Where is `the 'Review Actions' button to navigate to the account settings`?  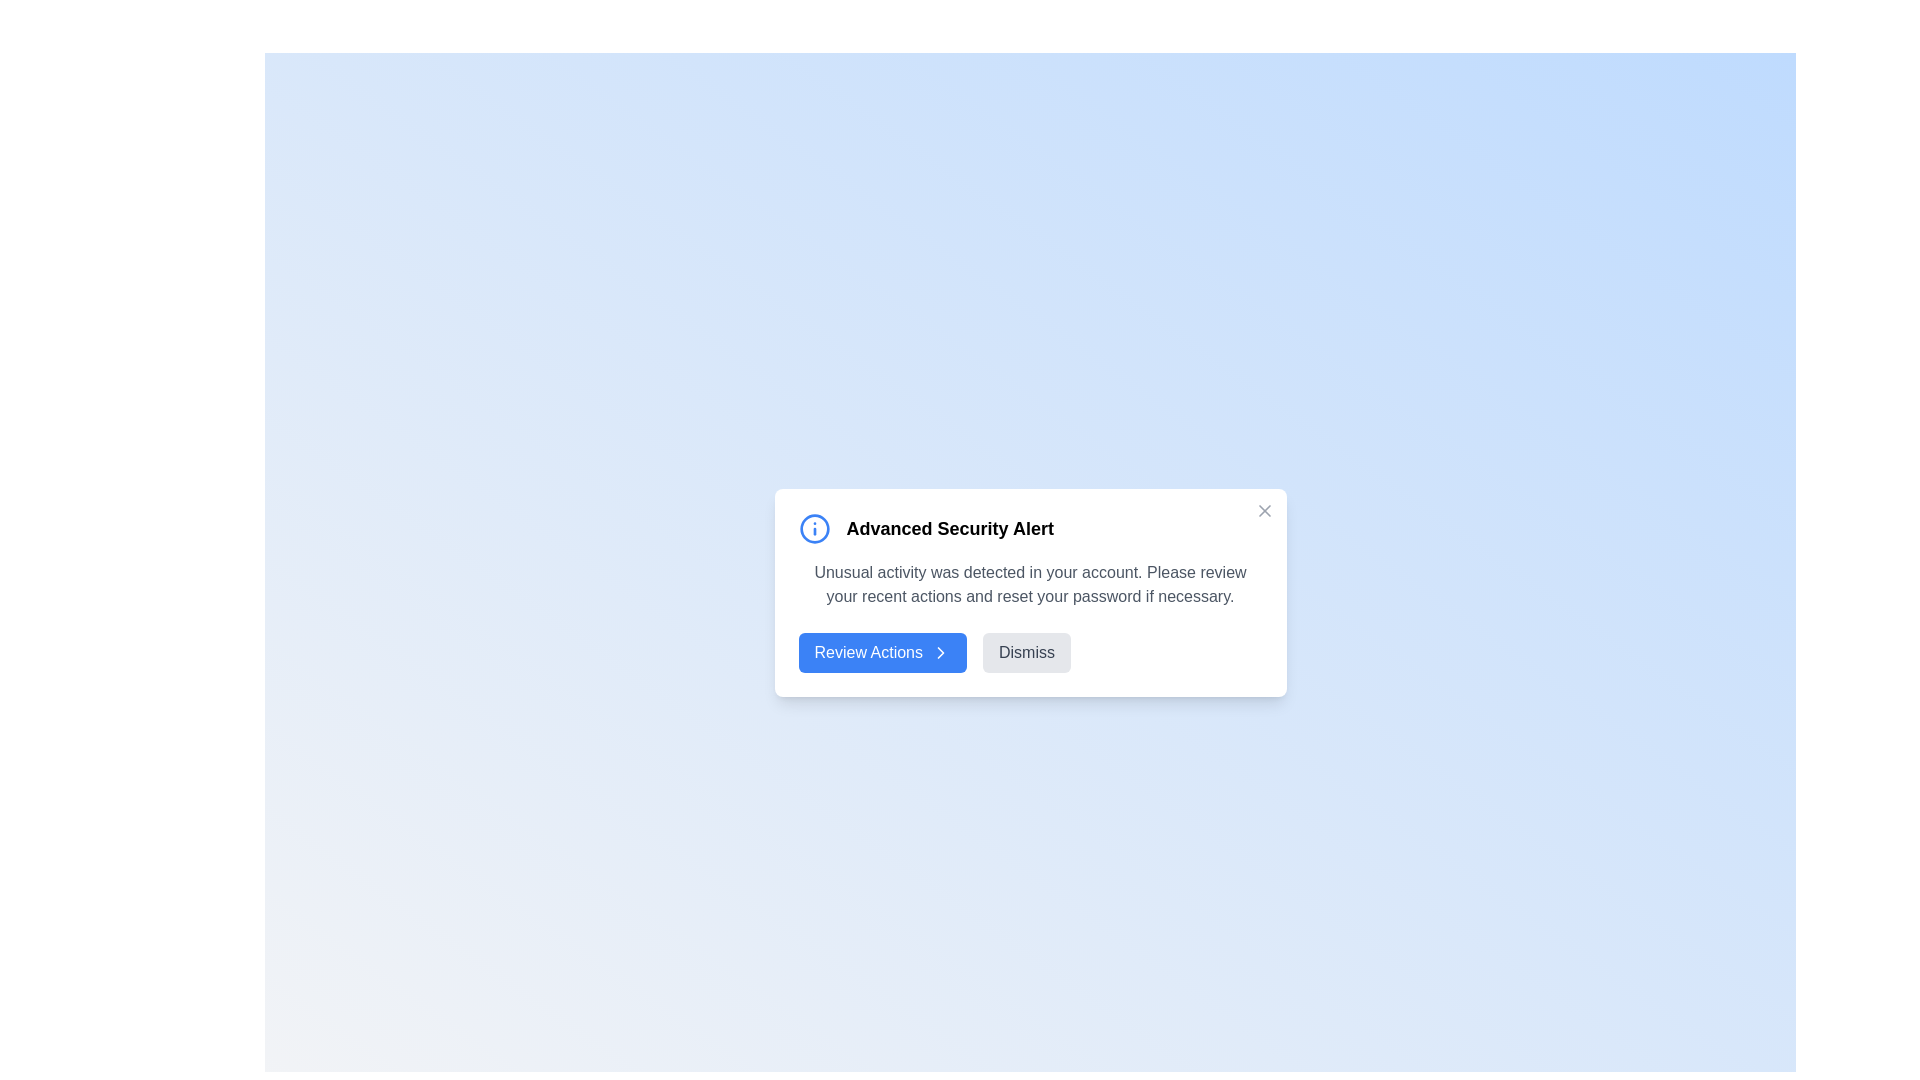 the 'Review Actions' button to navigate to the account settings is located at coordinates (881, 652).